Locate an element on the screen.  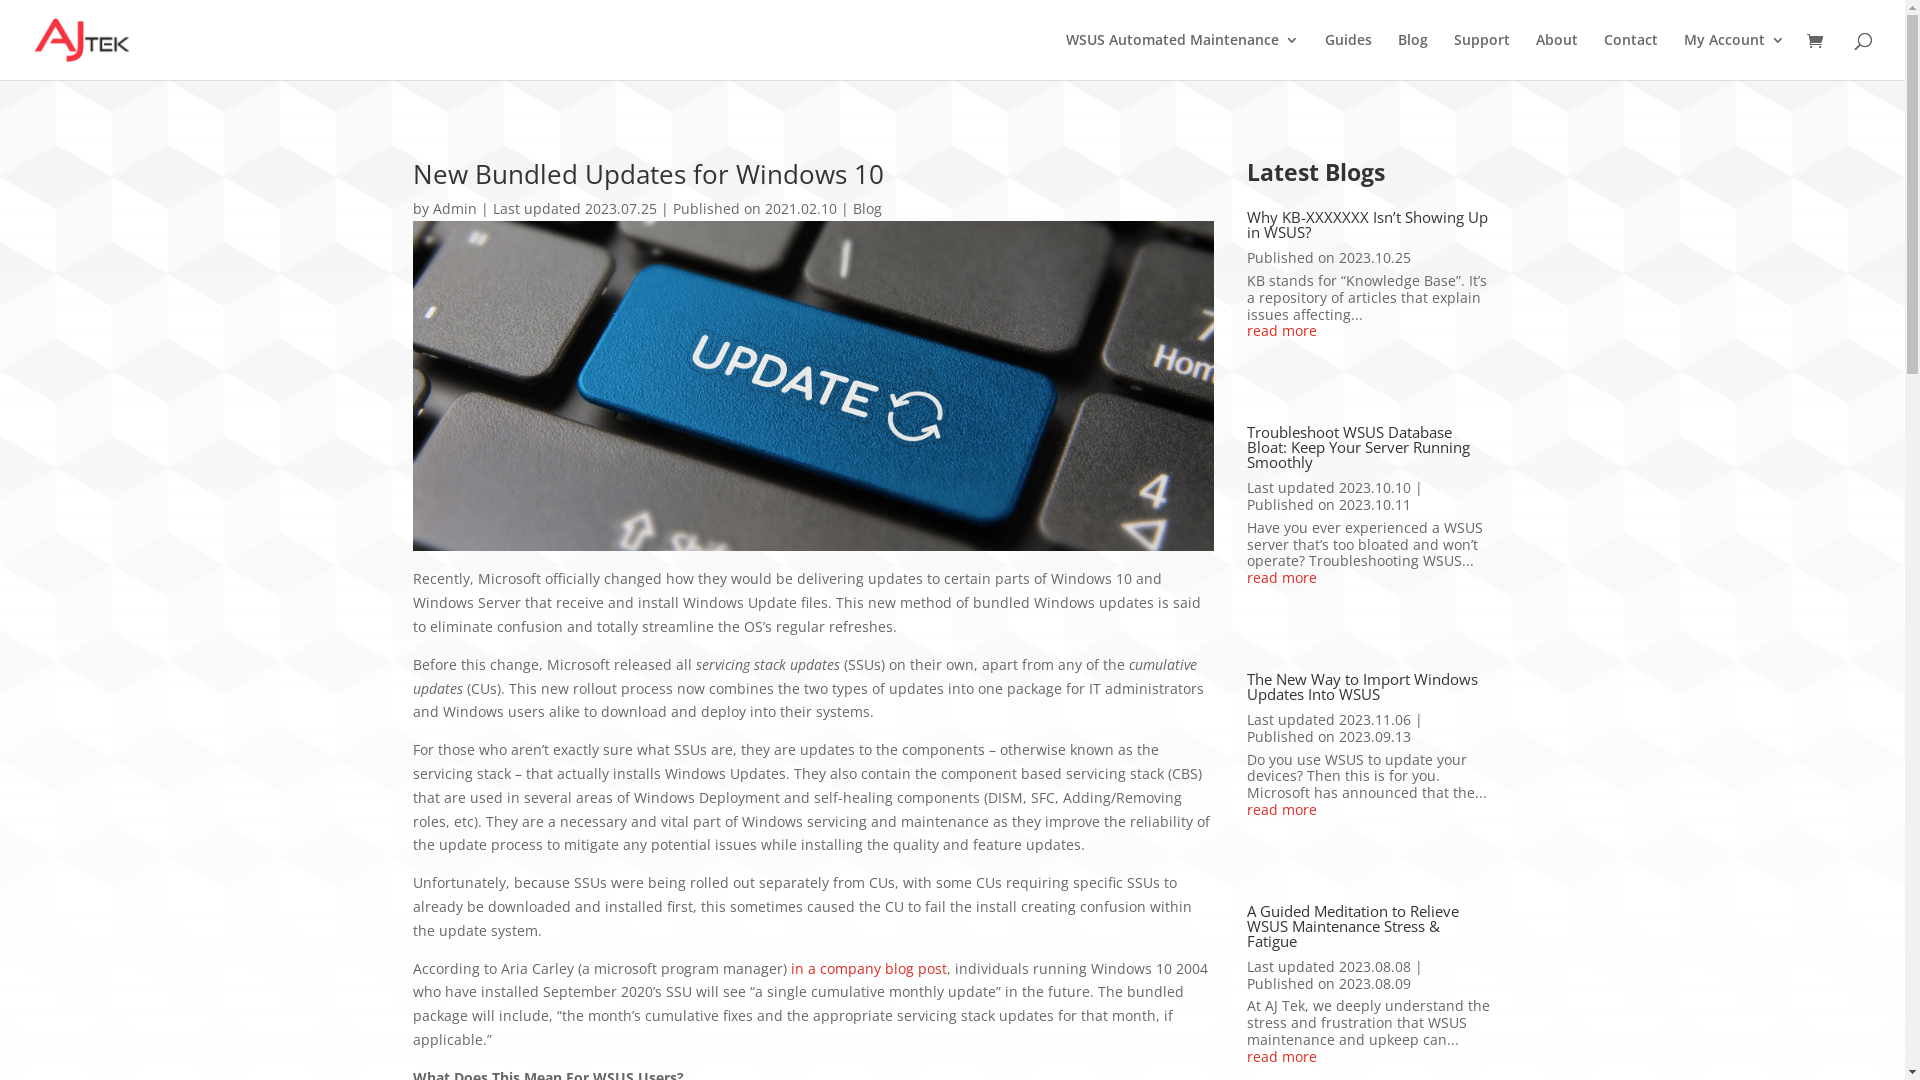
'About' is located at coordinates (1535, 55).